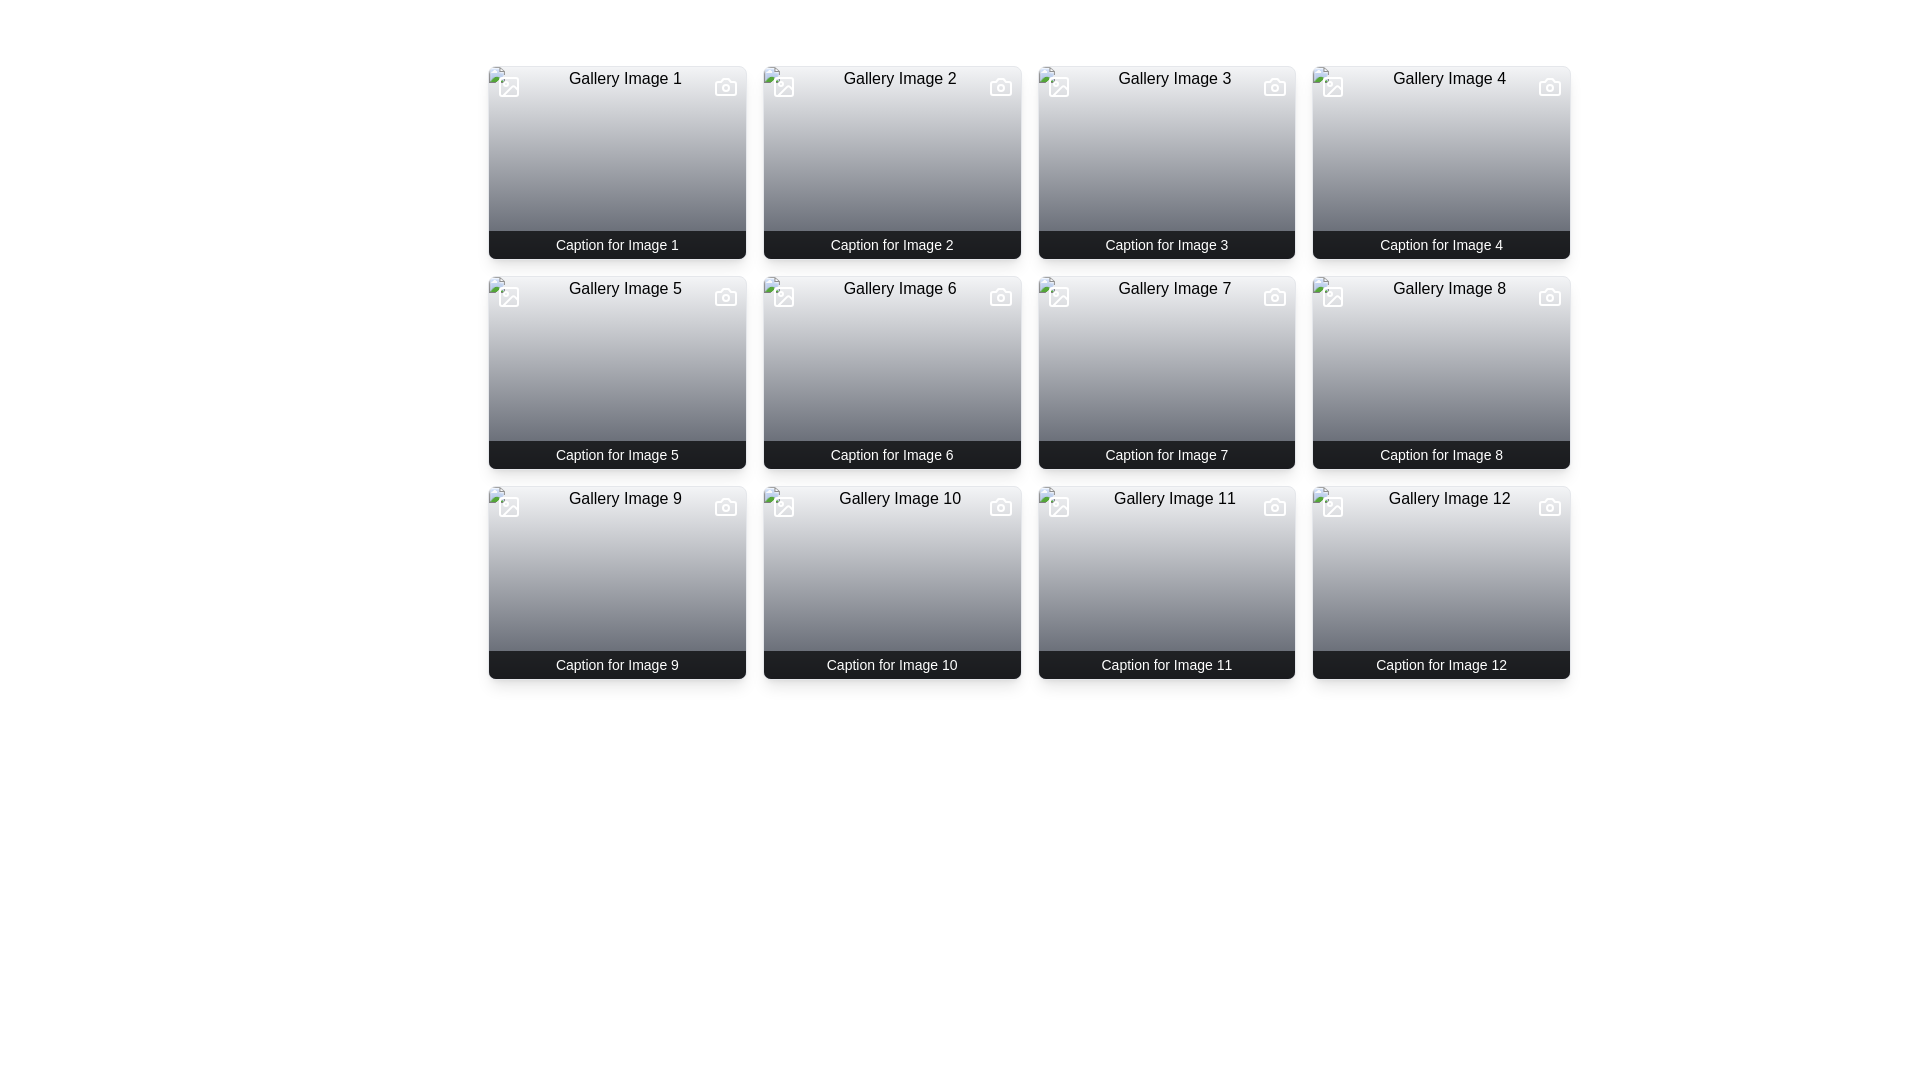 The height and width of the screenshot is (1080, 1920). What do you see at coordinates (1166, 161) in the screenshot?
I see `the icons in the top corners of the highlighted card with the caption 'Caption for Image 3', which features a gradient background and is positioned in the first row of the grid layout` at bounding box center [1166, 161].